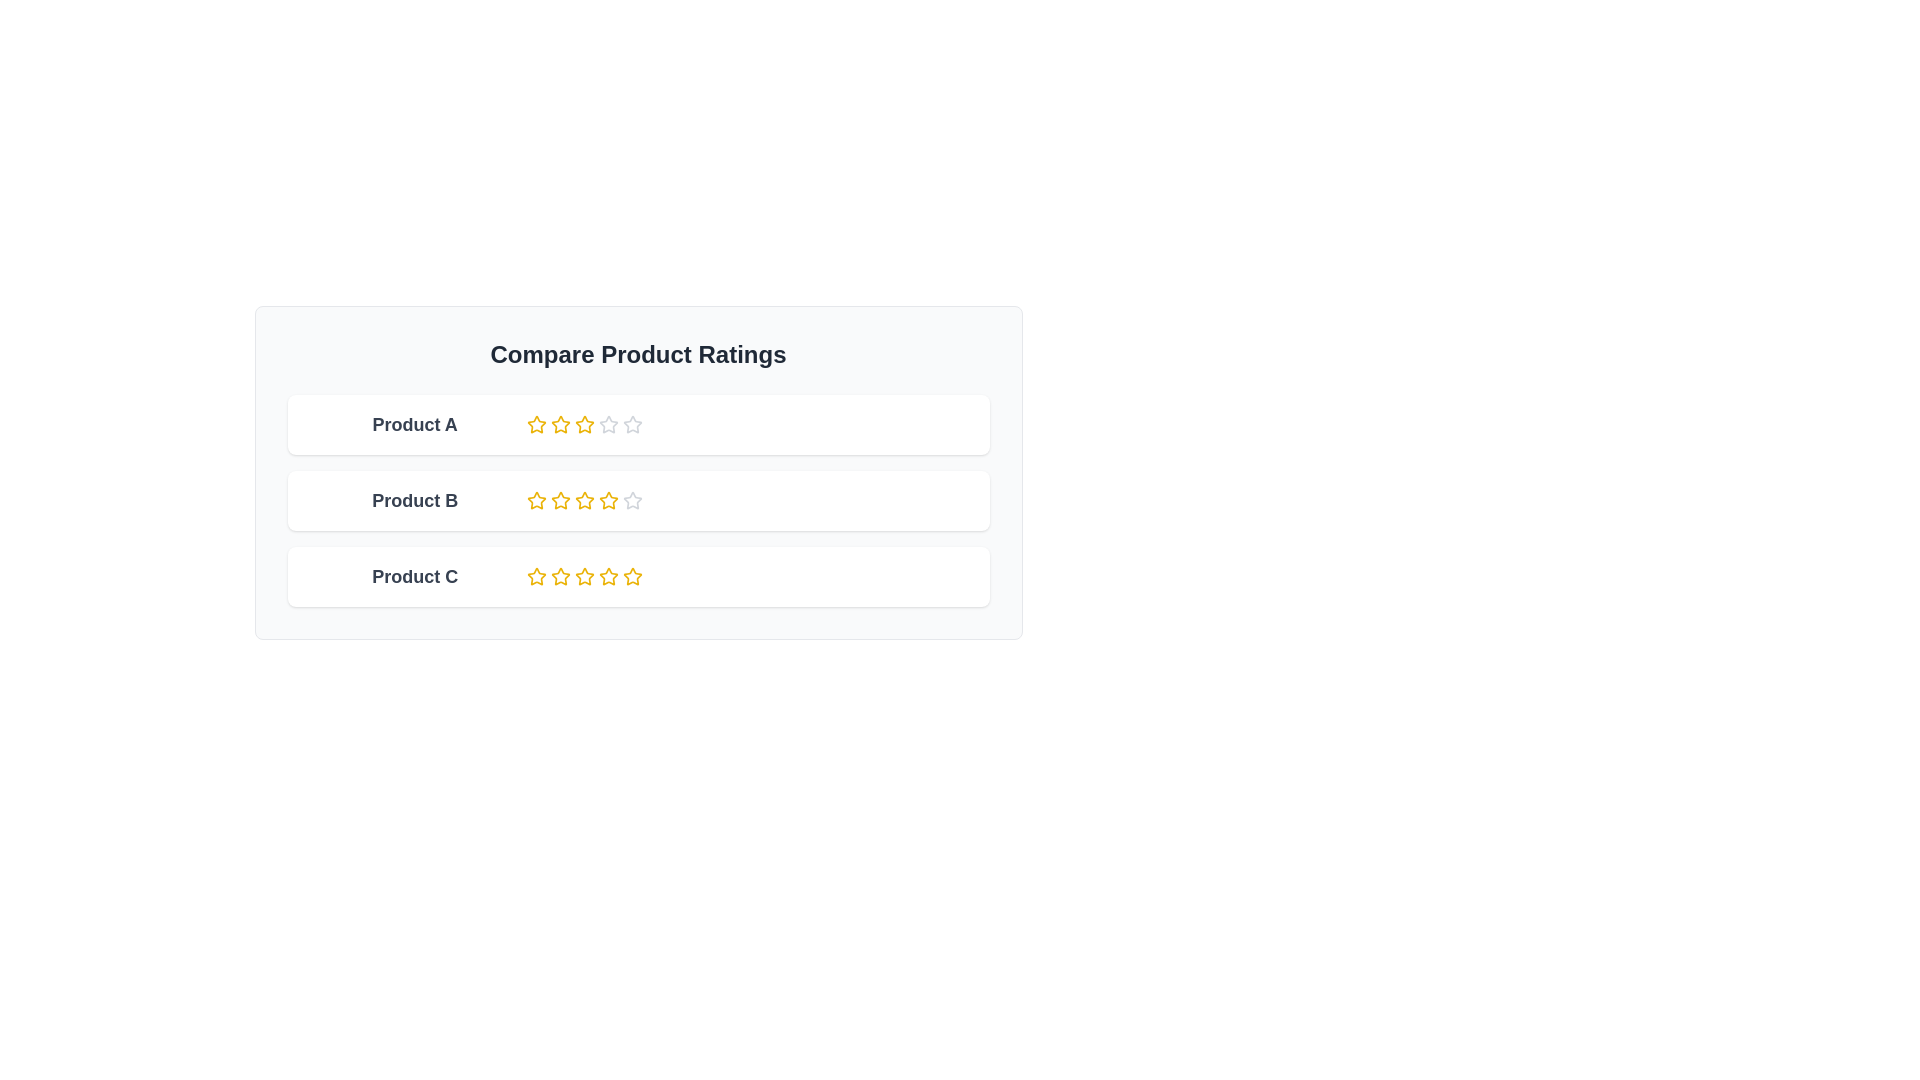 This screenshot has height=1080, width=1920. What do you see at coordinates (560, 423) in the screenshot?
I see `the second star in the rating row for 'Product A' to rate it` at bounding box center [560, 423].